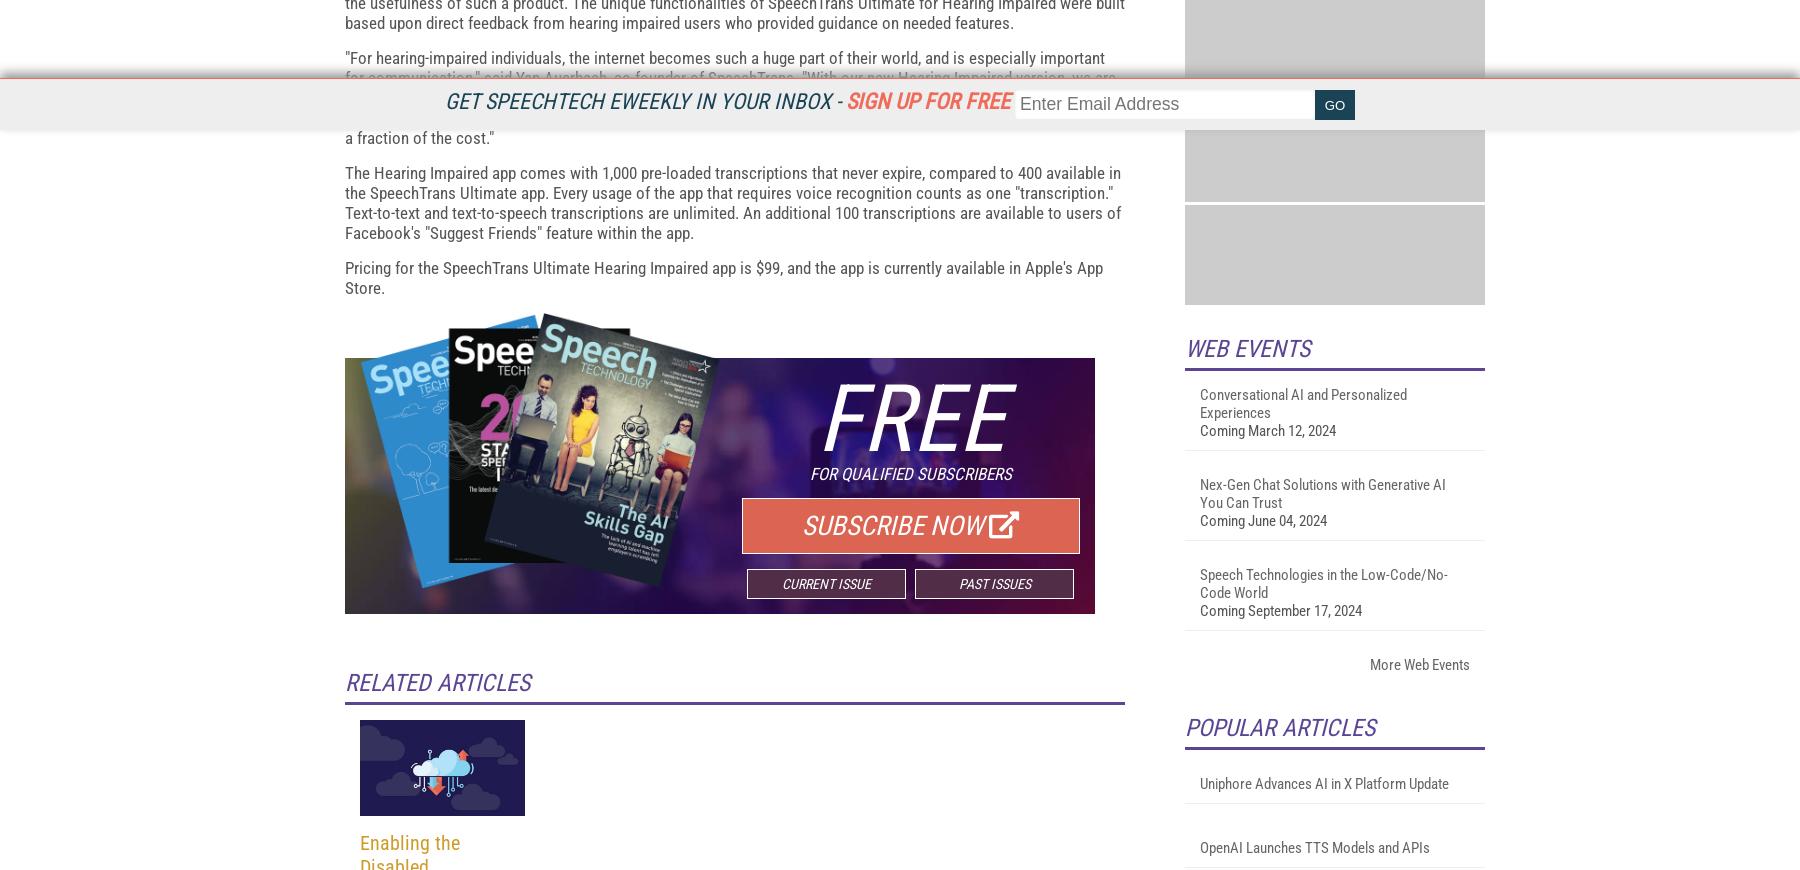 The width and height of the screenshot is (1800, 870). Describe the element at coordinates (1323, 734) in the screenshot. I see `'Nex-Gen Chat Solutions with Generative AI You Can Trust'` at that location.